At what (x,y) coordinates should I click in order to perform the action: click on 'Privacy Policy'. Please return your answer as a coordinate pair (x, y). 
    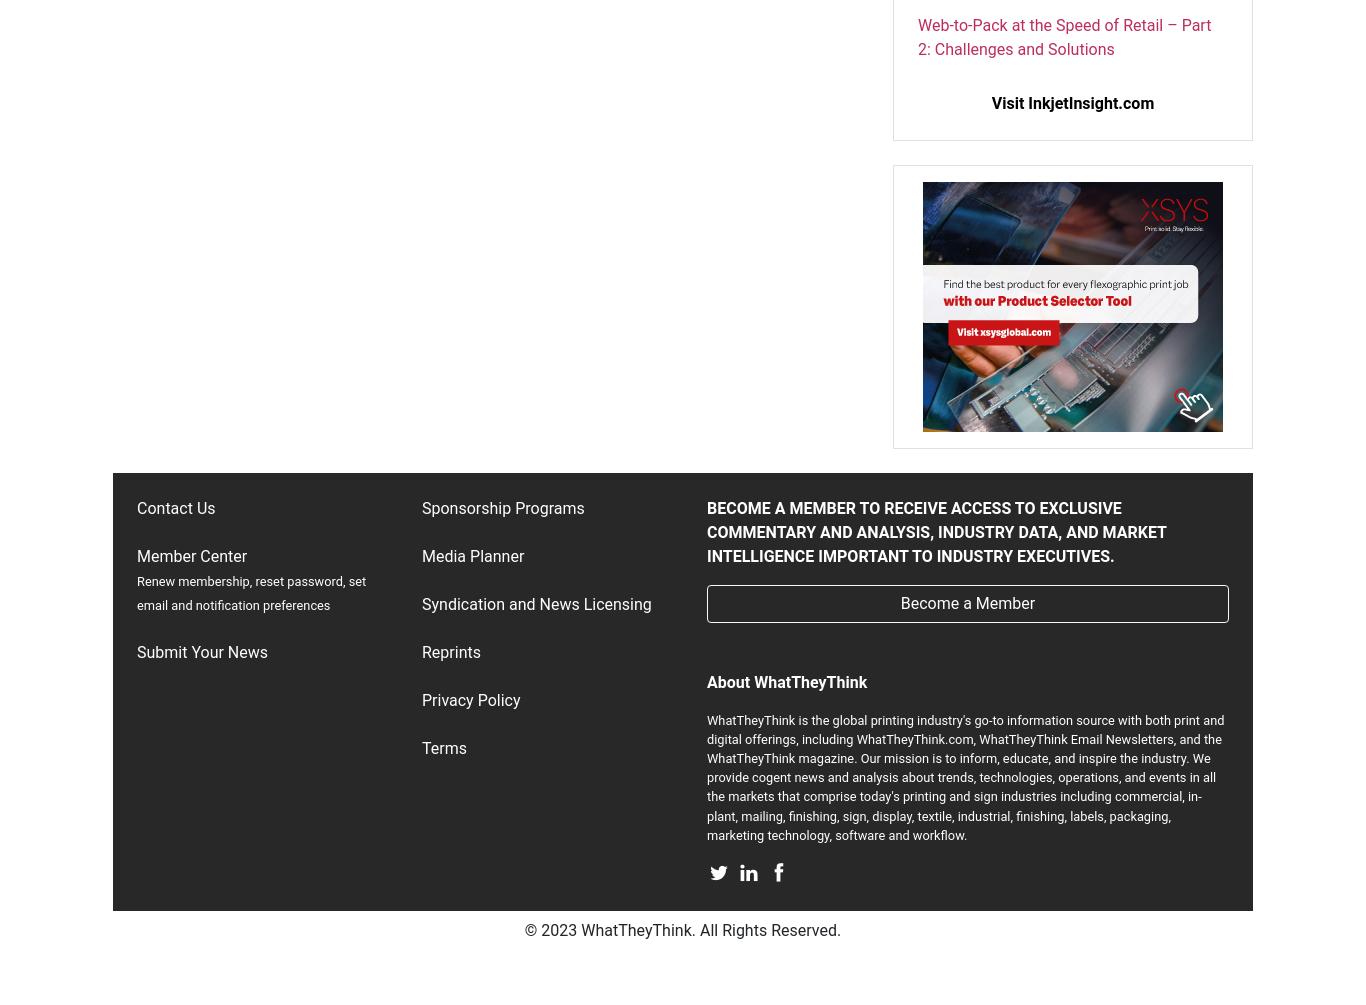
    Looking at the image, I should click on (470, 699).